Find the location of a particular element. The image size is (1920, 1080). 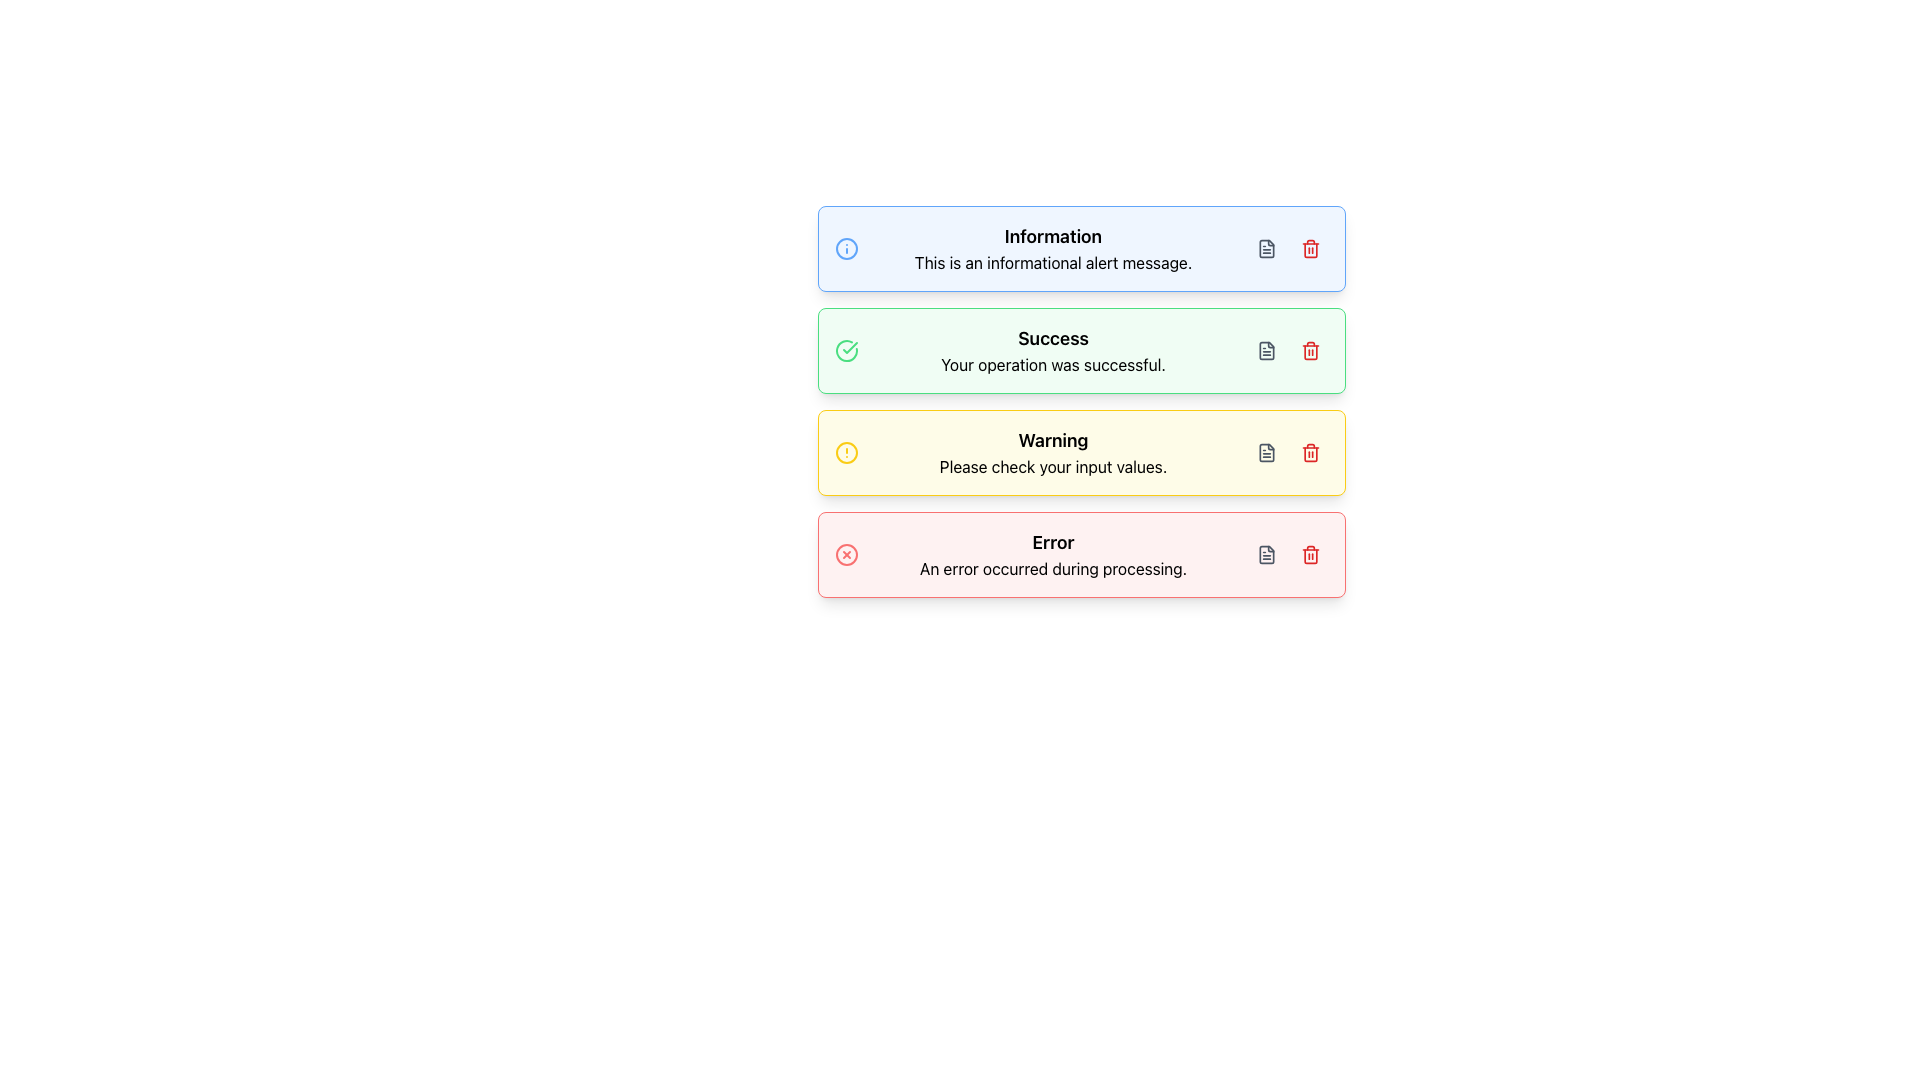

informational message displayed in the alert box labeled 'Information', which is positioned immediately below the label within the topmost alert box is located at coordinates (1052, 261).